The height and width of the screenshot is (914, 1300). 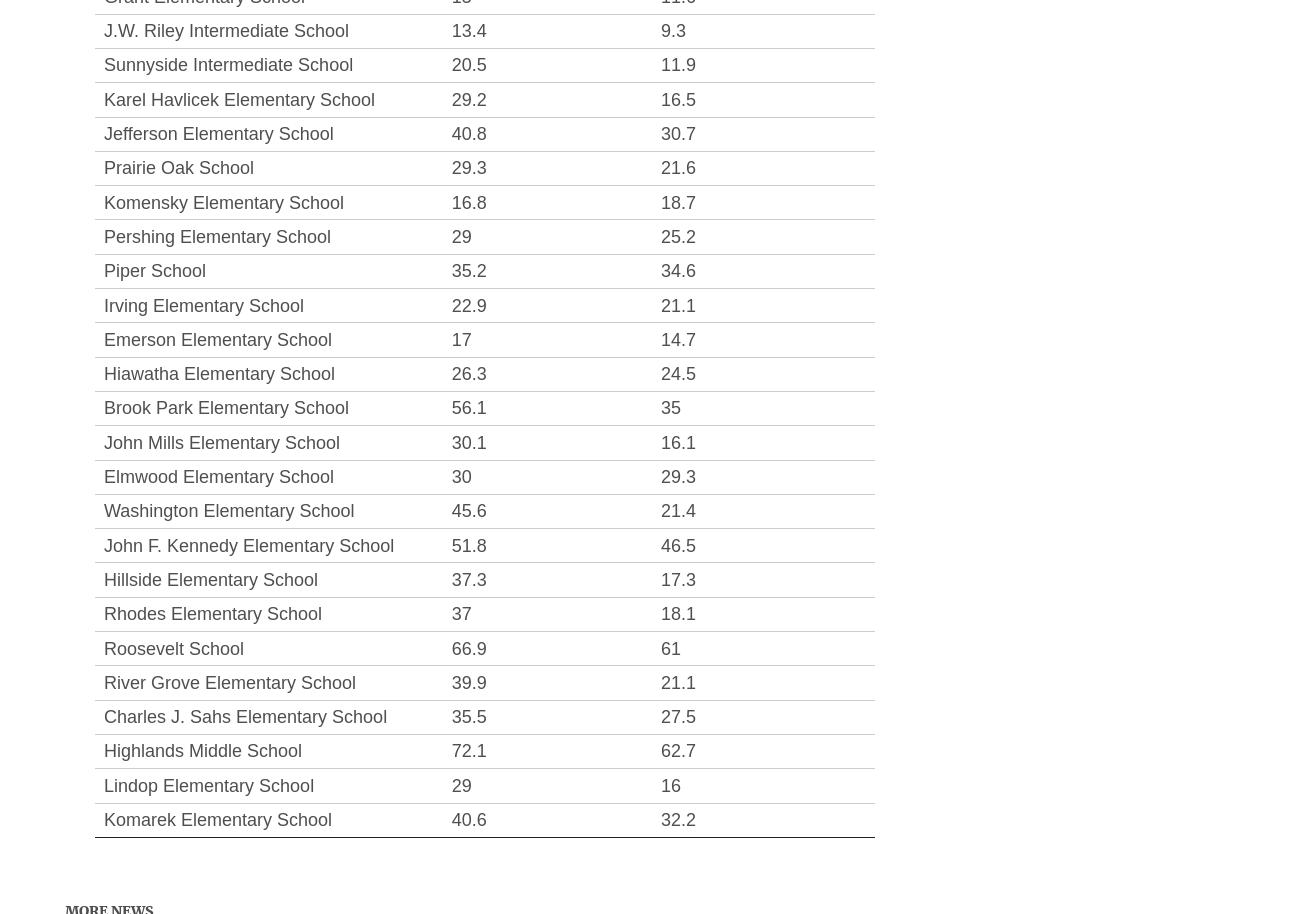 What do you see at coordinates (677, 579) in the screenshot?
I see `'17.3'` at bounding box center [677, 579].